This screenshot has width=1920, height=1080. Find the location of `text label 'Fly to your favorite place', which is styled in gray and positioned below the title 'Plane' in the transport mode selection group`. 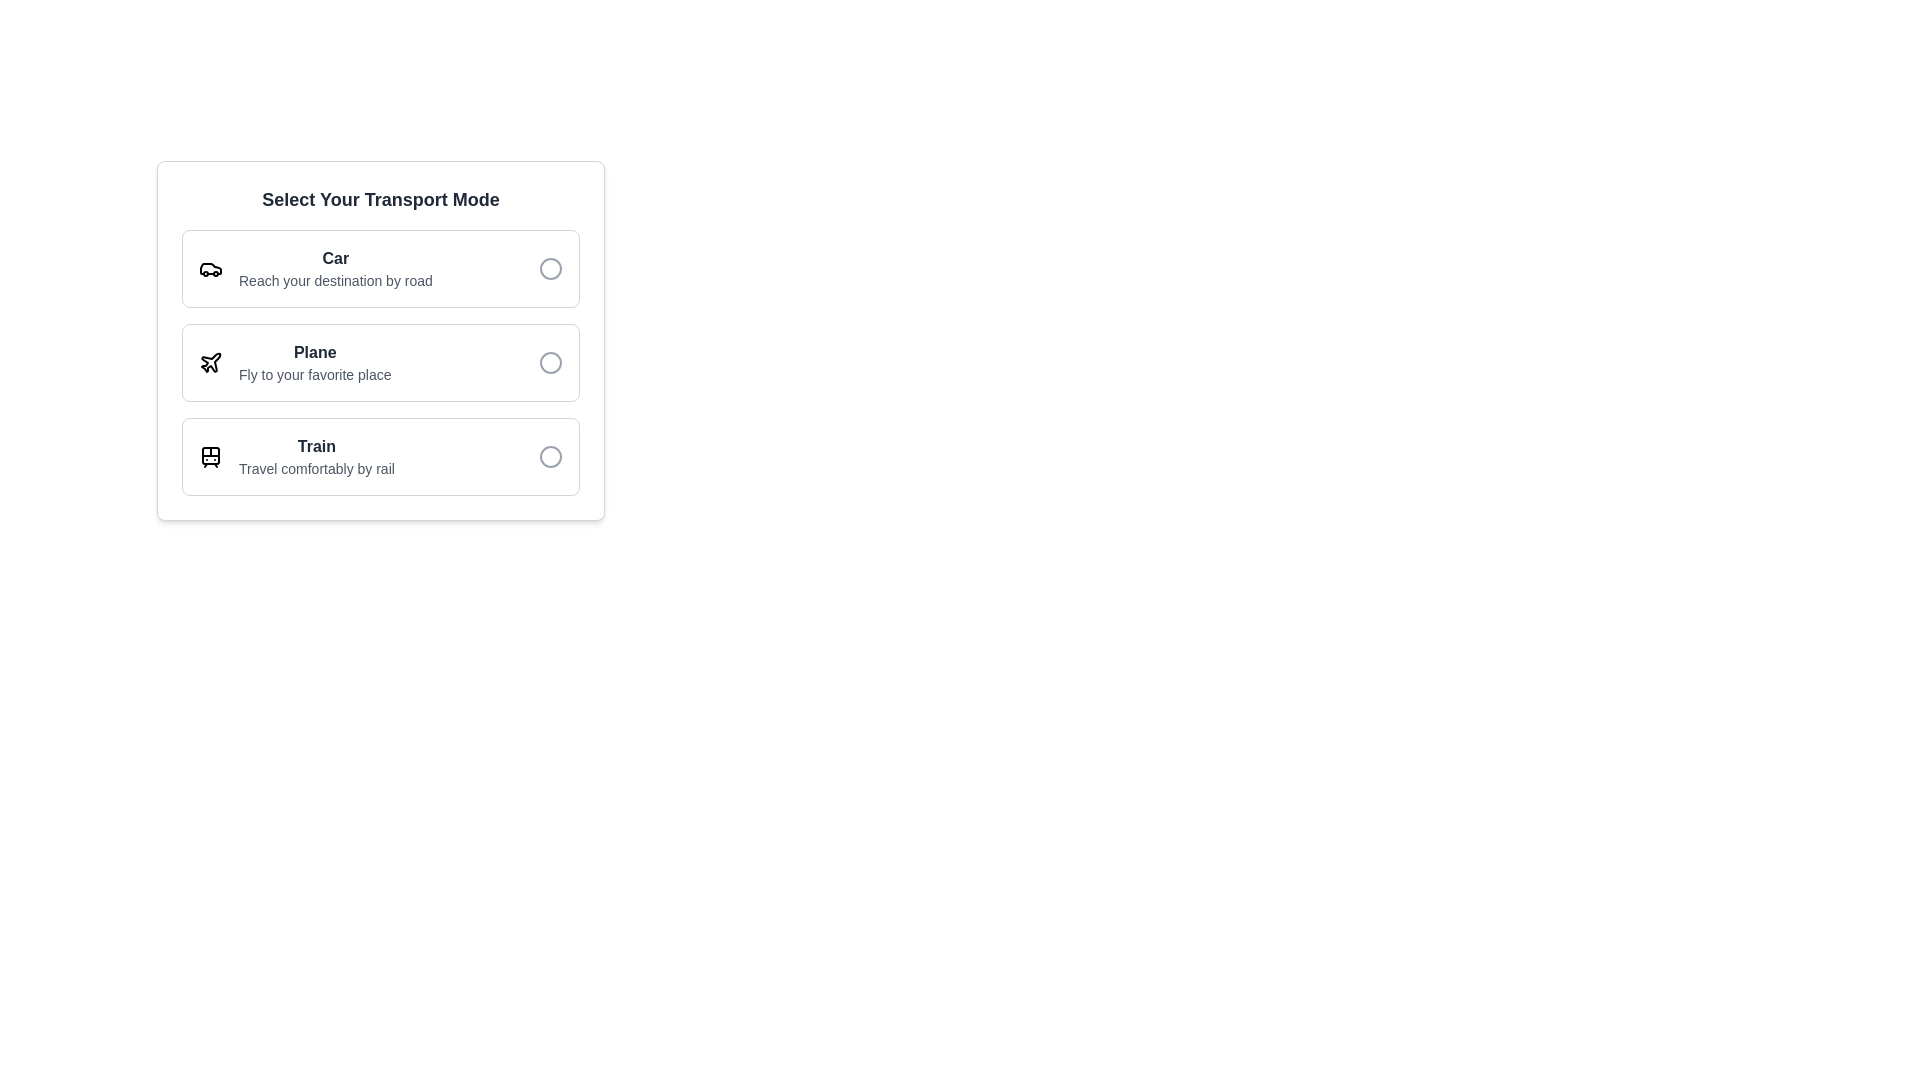

text label 'Fly to your favorite place', which is styled in gray and positioned below the title 'Plane' in the transport mode selection group is located at coordinates (314, 374).